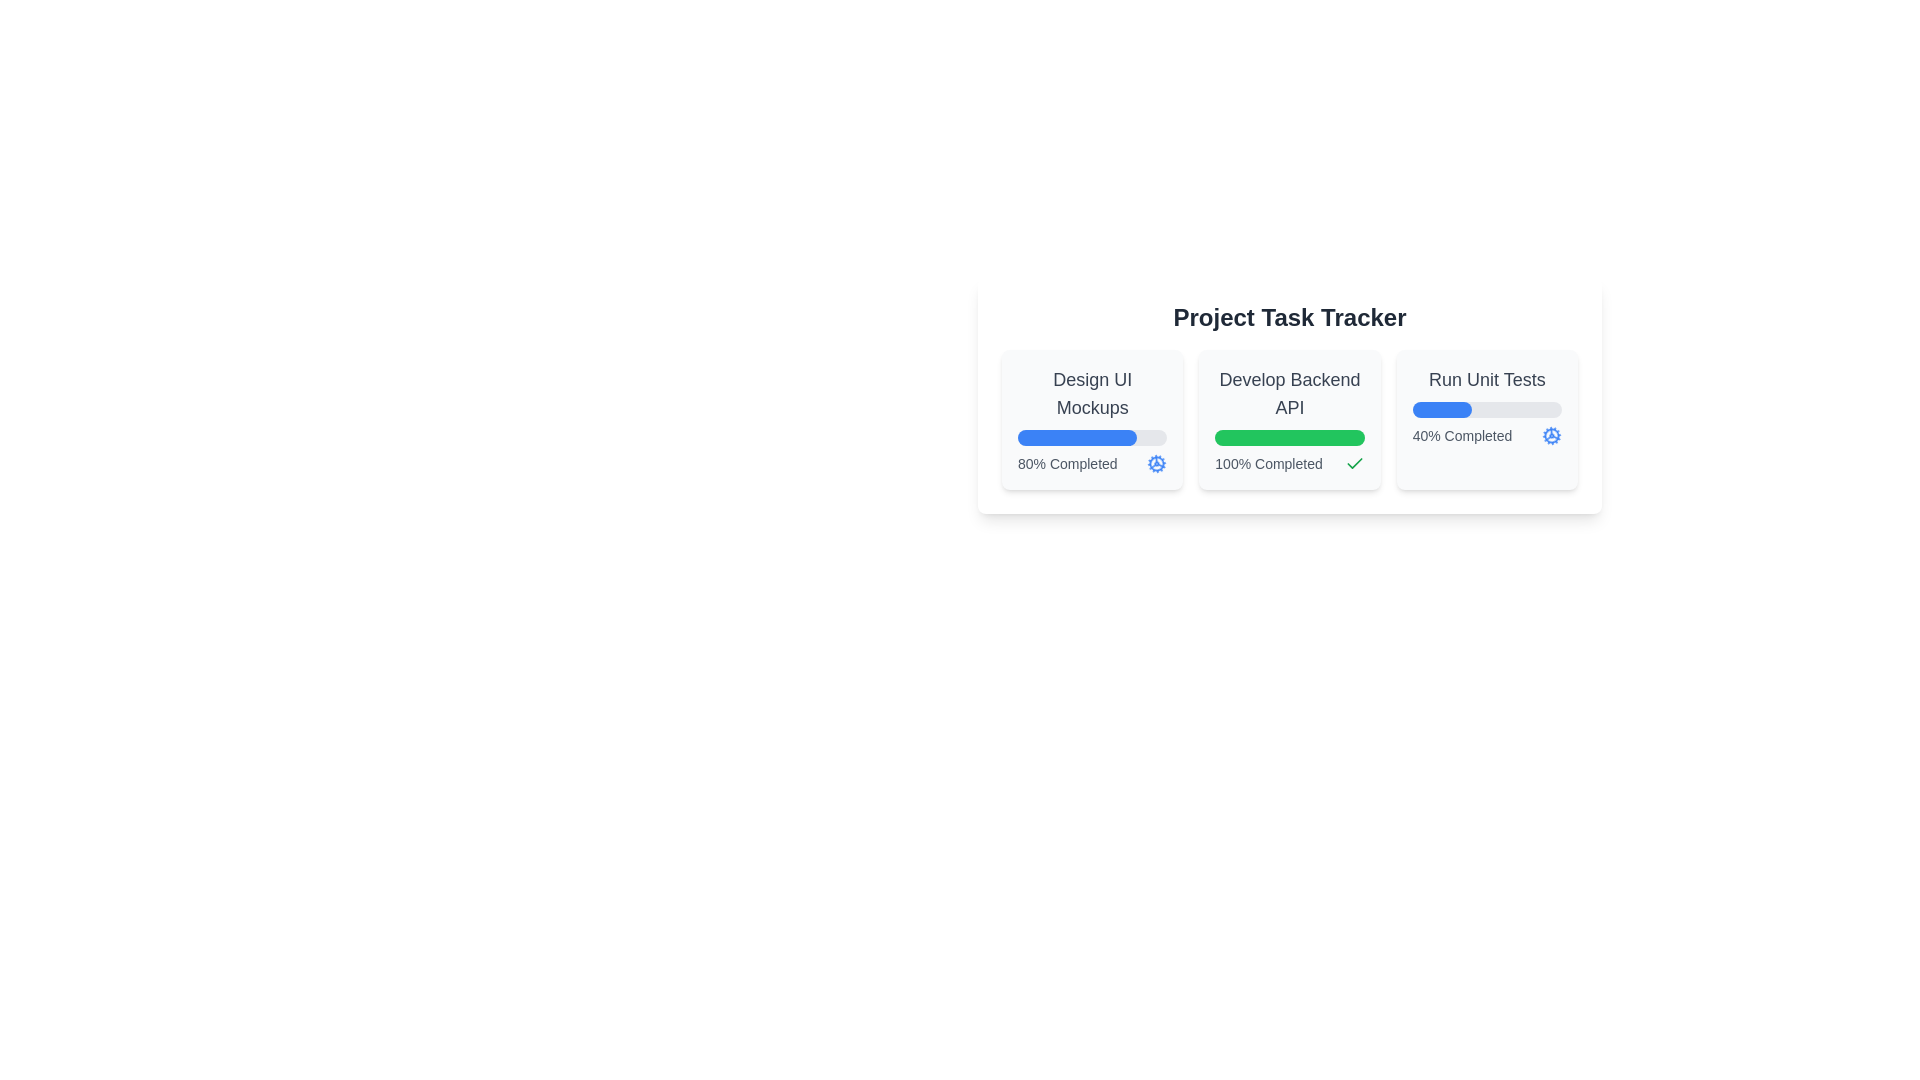 The height and width of the screenshot is (1080, 1920). Describe the element at coordinates (1091, 393) in the screenshot. I see `the text label displaying 'Design UI Mockups', which is centrally located within the first card of a group of task cards` at that location.